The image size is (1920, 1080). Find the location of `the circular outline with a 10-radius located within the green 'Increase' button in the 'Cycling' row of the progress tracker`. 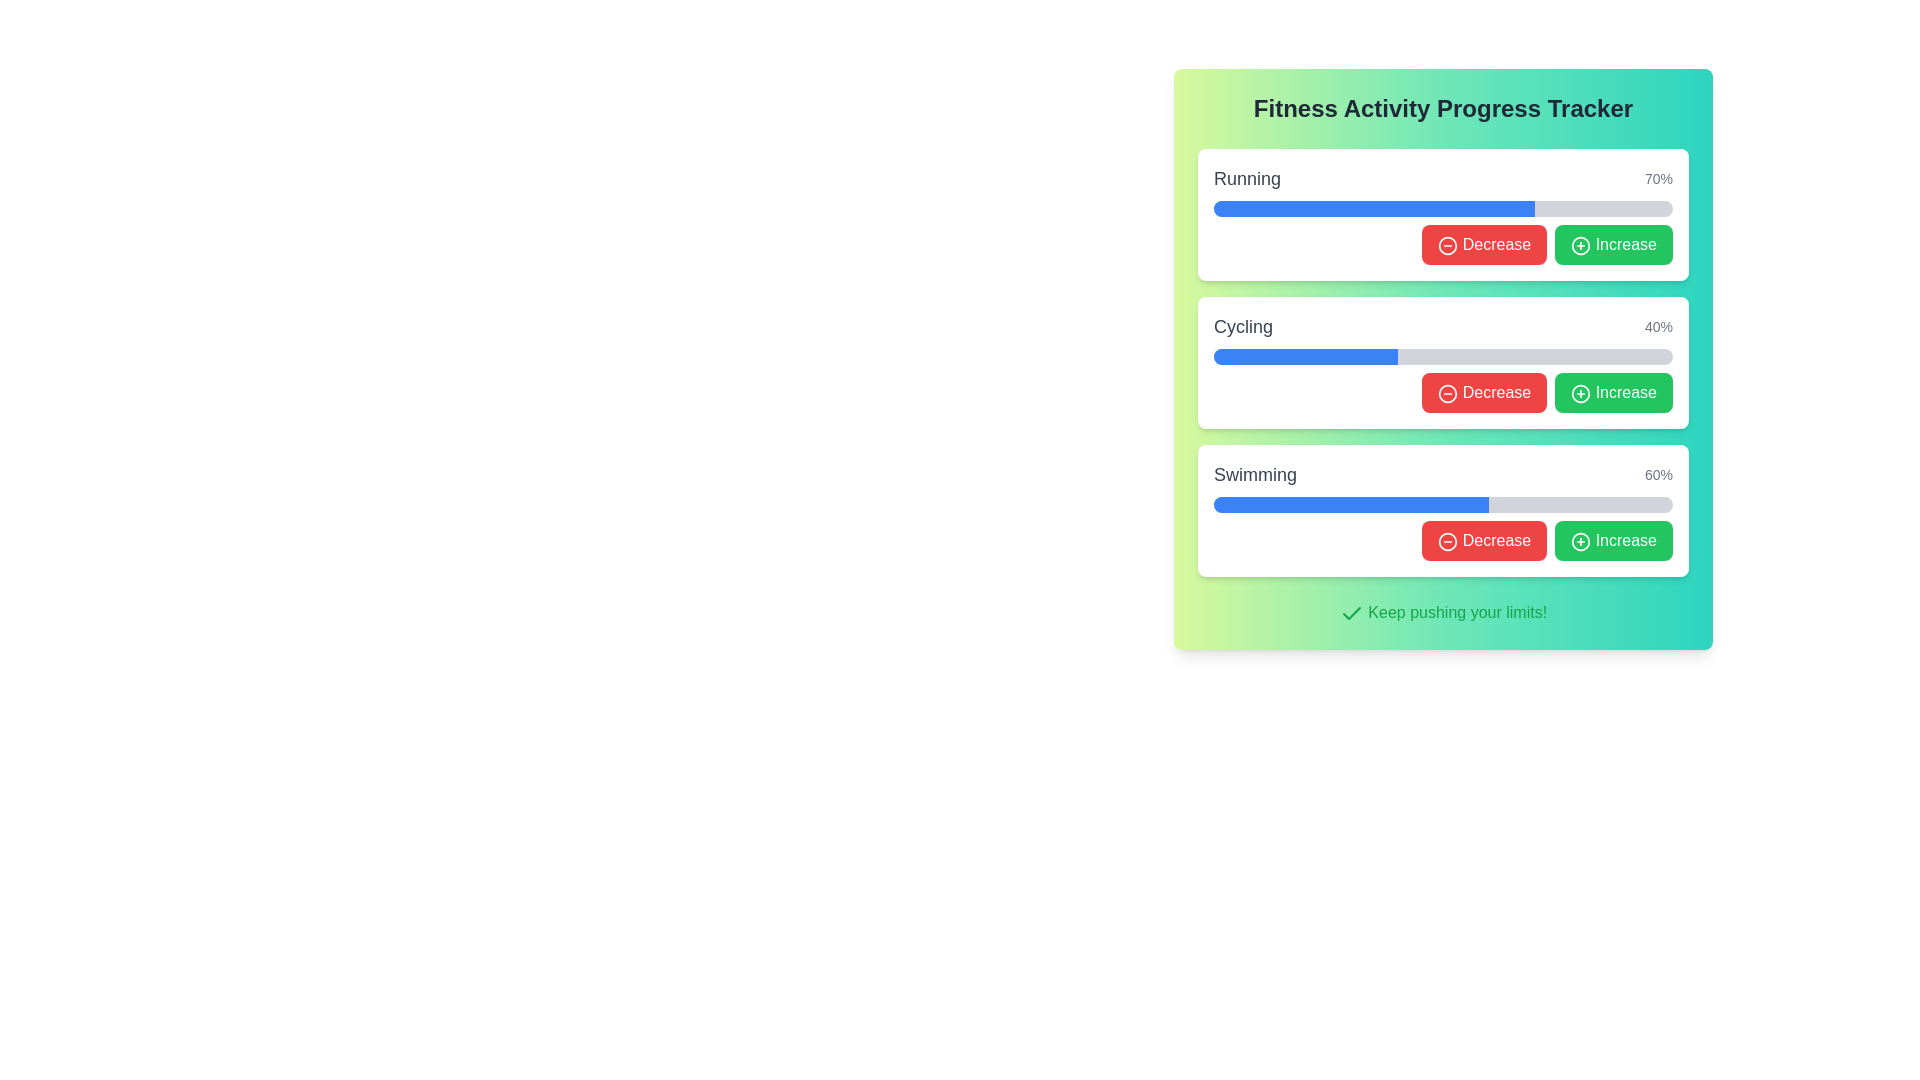

the circular outline with a 10-radius located within the green 'Increase' button in the 'Cycling' row of the progress tracker is located at coordinates (1580, 393).